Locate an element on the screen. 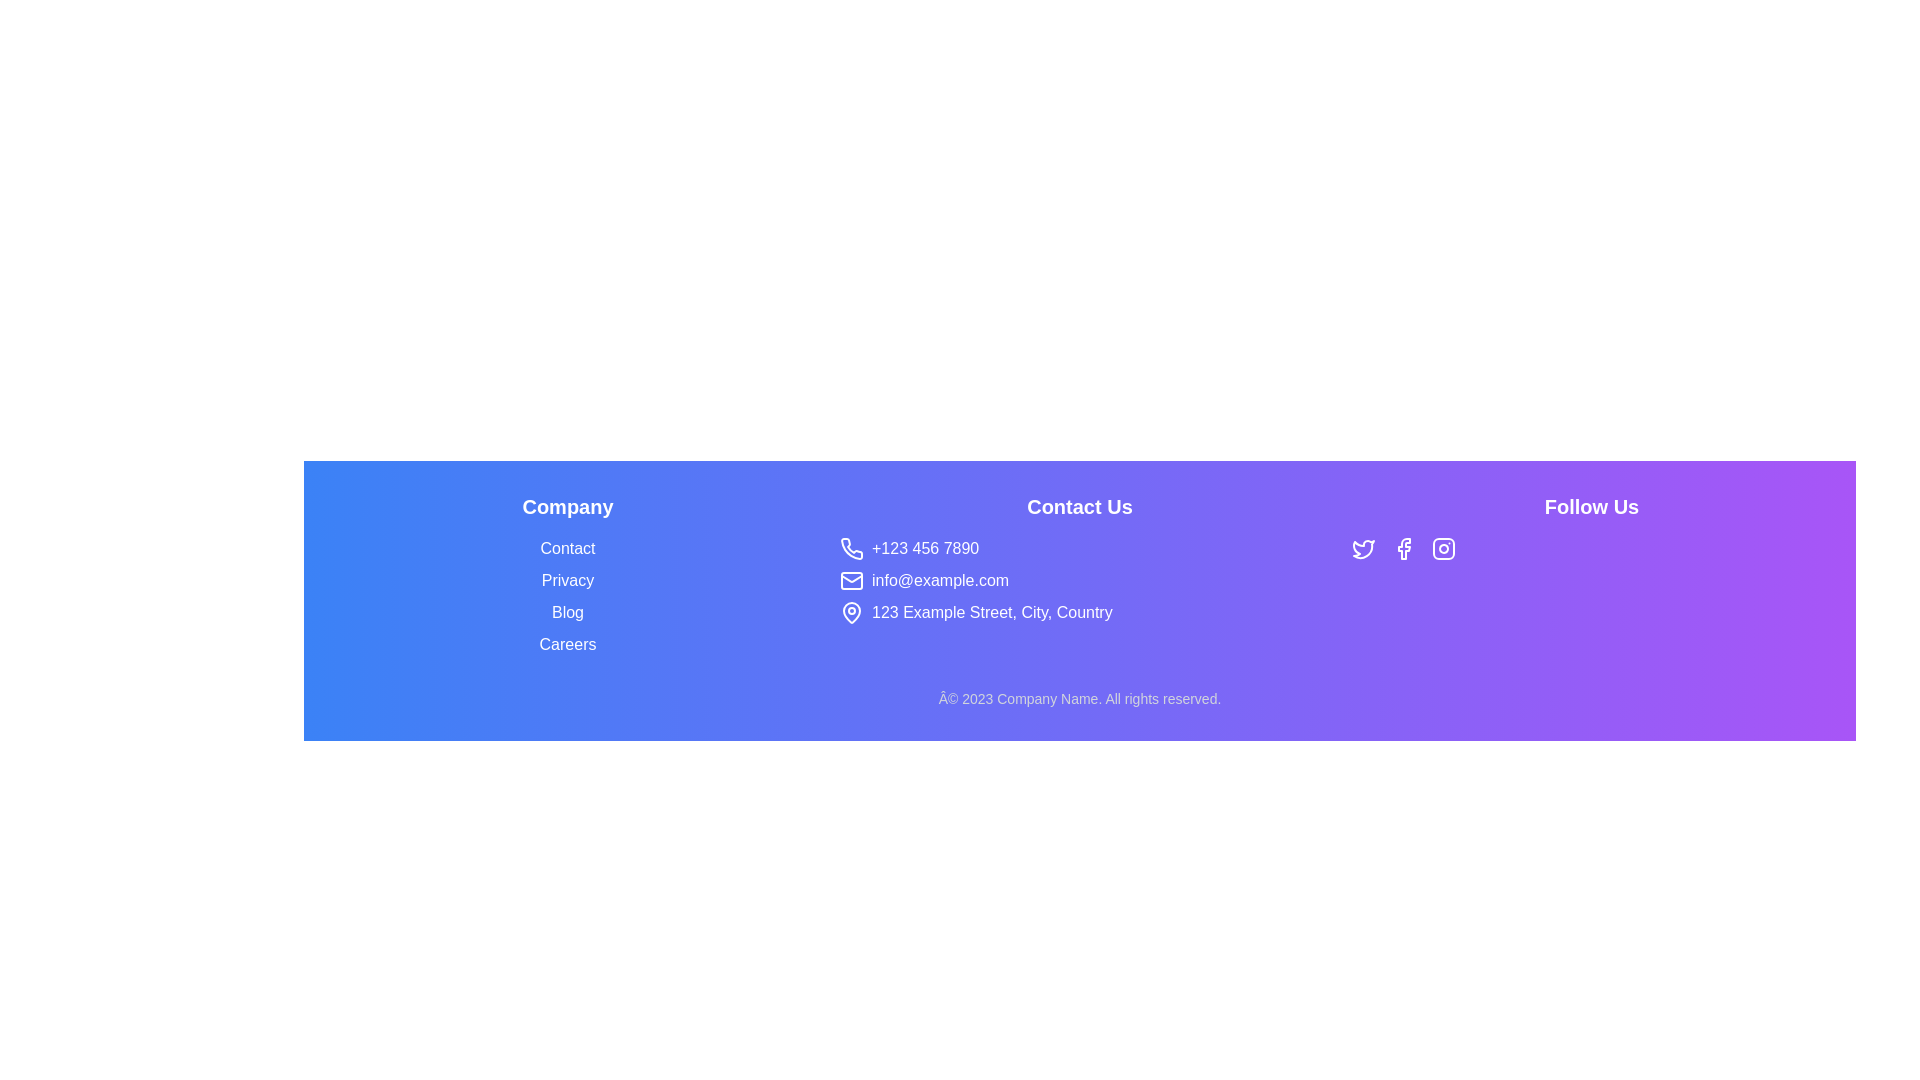  the email communication icon located to the left of the email address 'info@example.com' in the 'Contact Us' section is located at coordinates (851, 581).